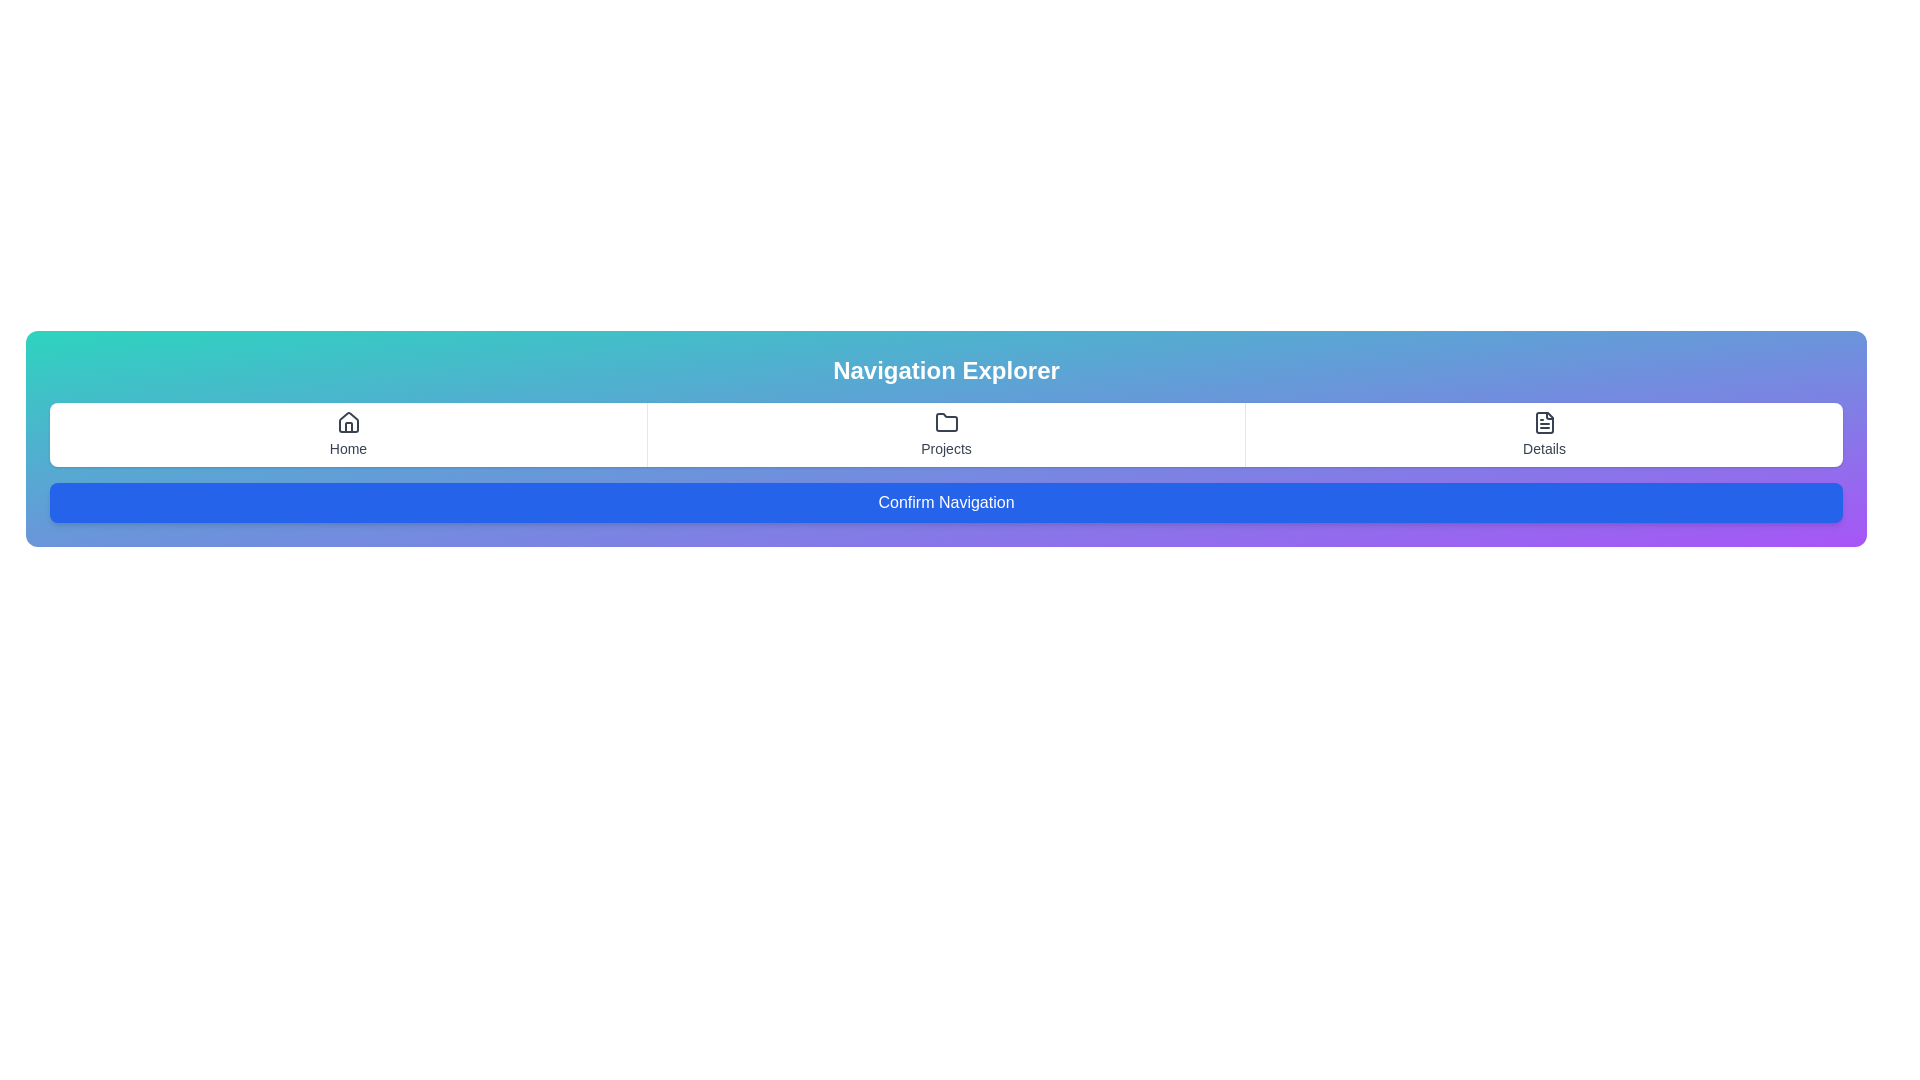 This screenshot has height=1080, width=1920. What do you see at coordinates (945, 421) in the screenshot?
I see `the folder icon, which is represented by a rectangular shape with a tab or extension, styled with a greyish stroke outline and aligned with the 'Projects' label beneath it` at bounding box center [945, 421].